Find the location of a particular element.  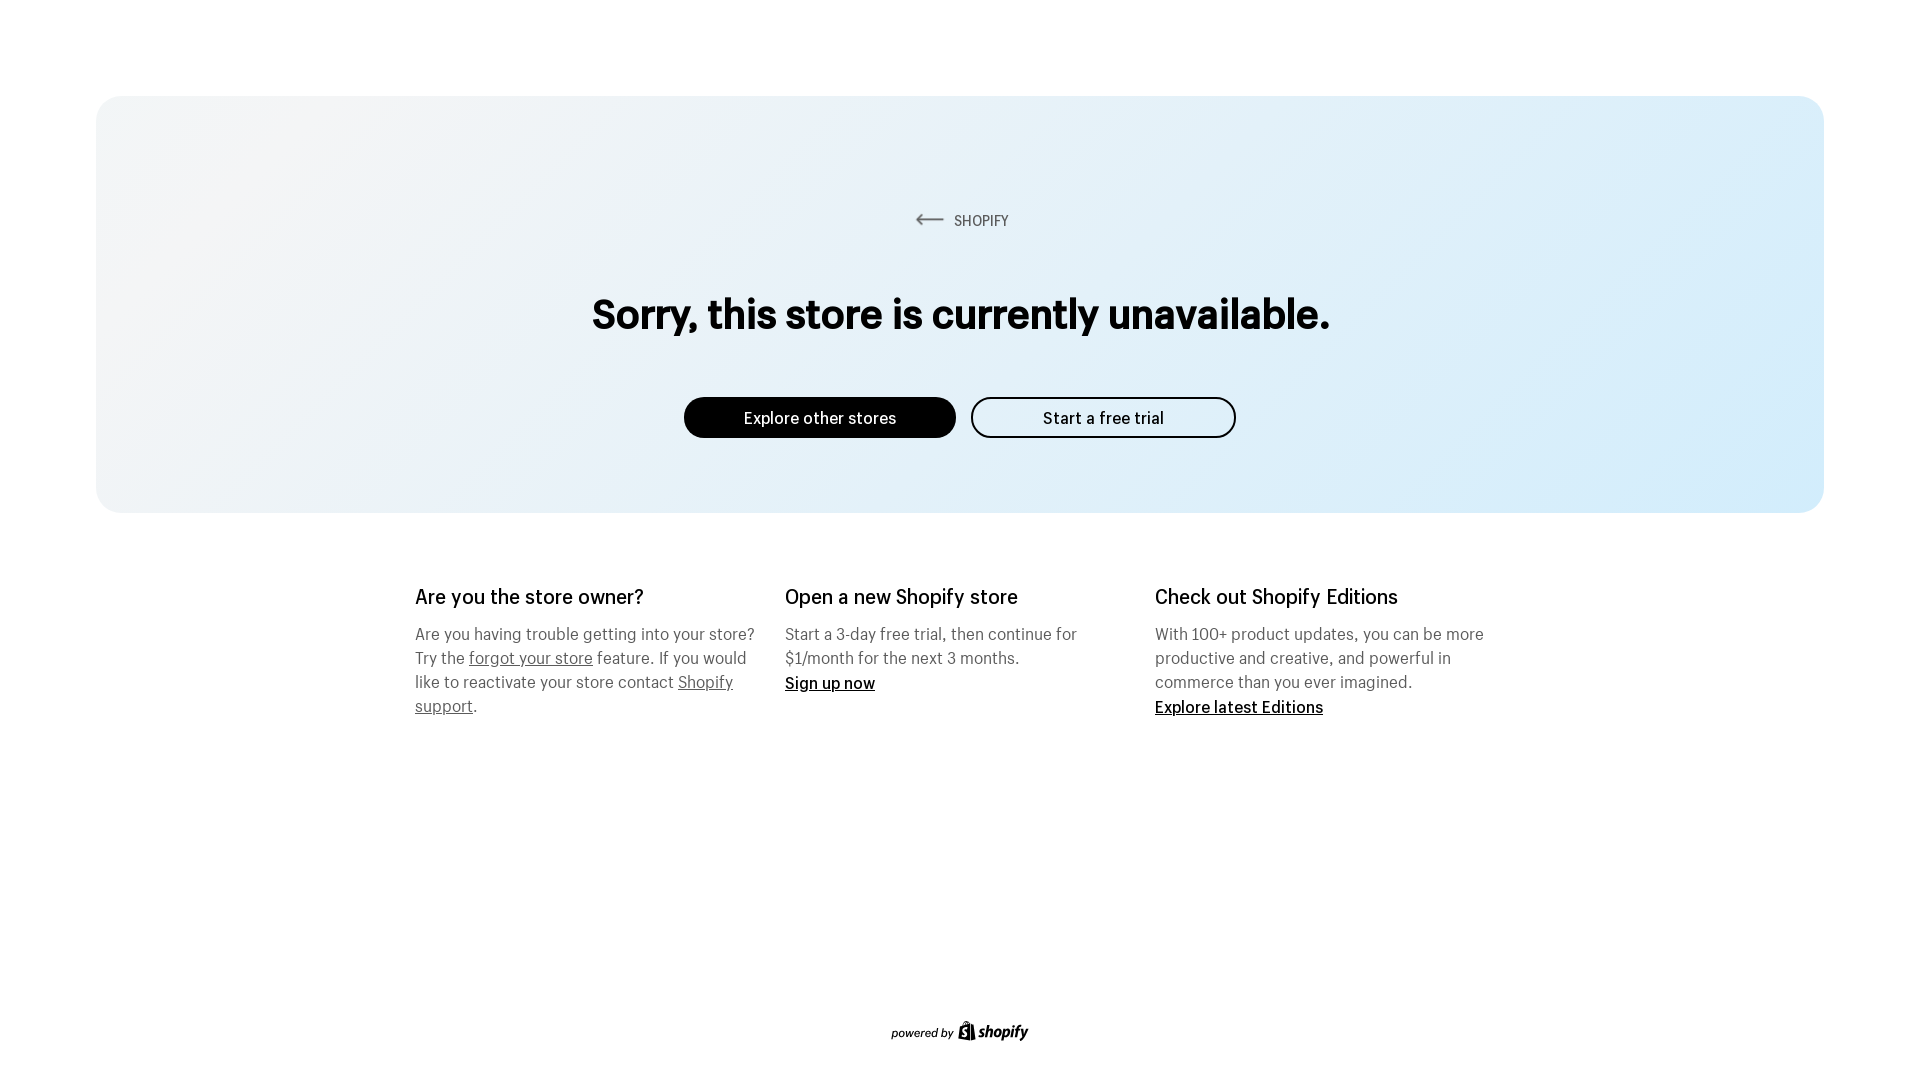

'Explore other stores' is located at coordinates (820, 416).